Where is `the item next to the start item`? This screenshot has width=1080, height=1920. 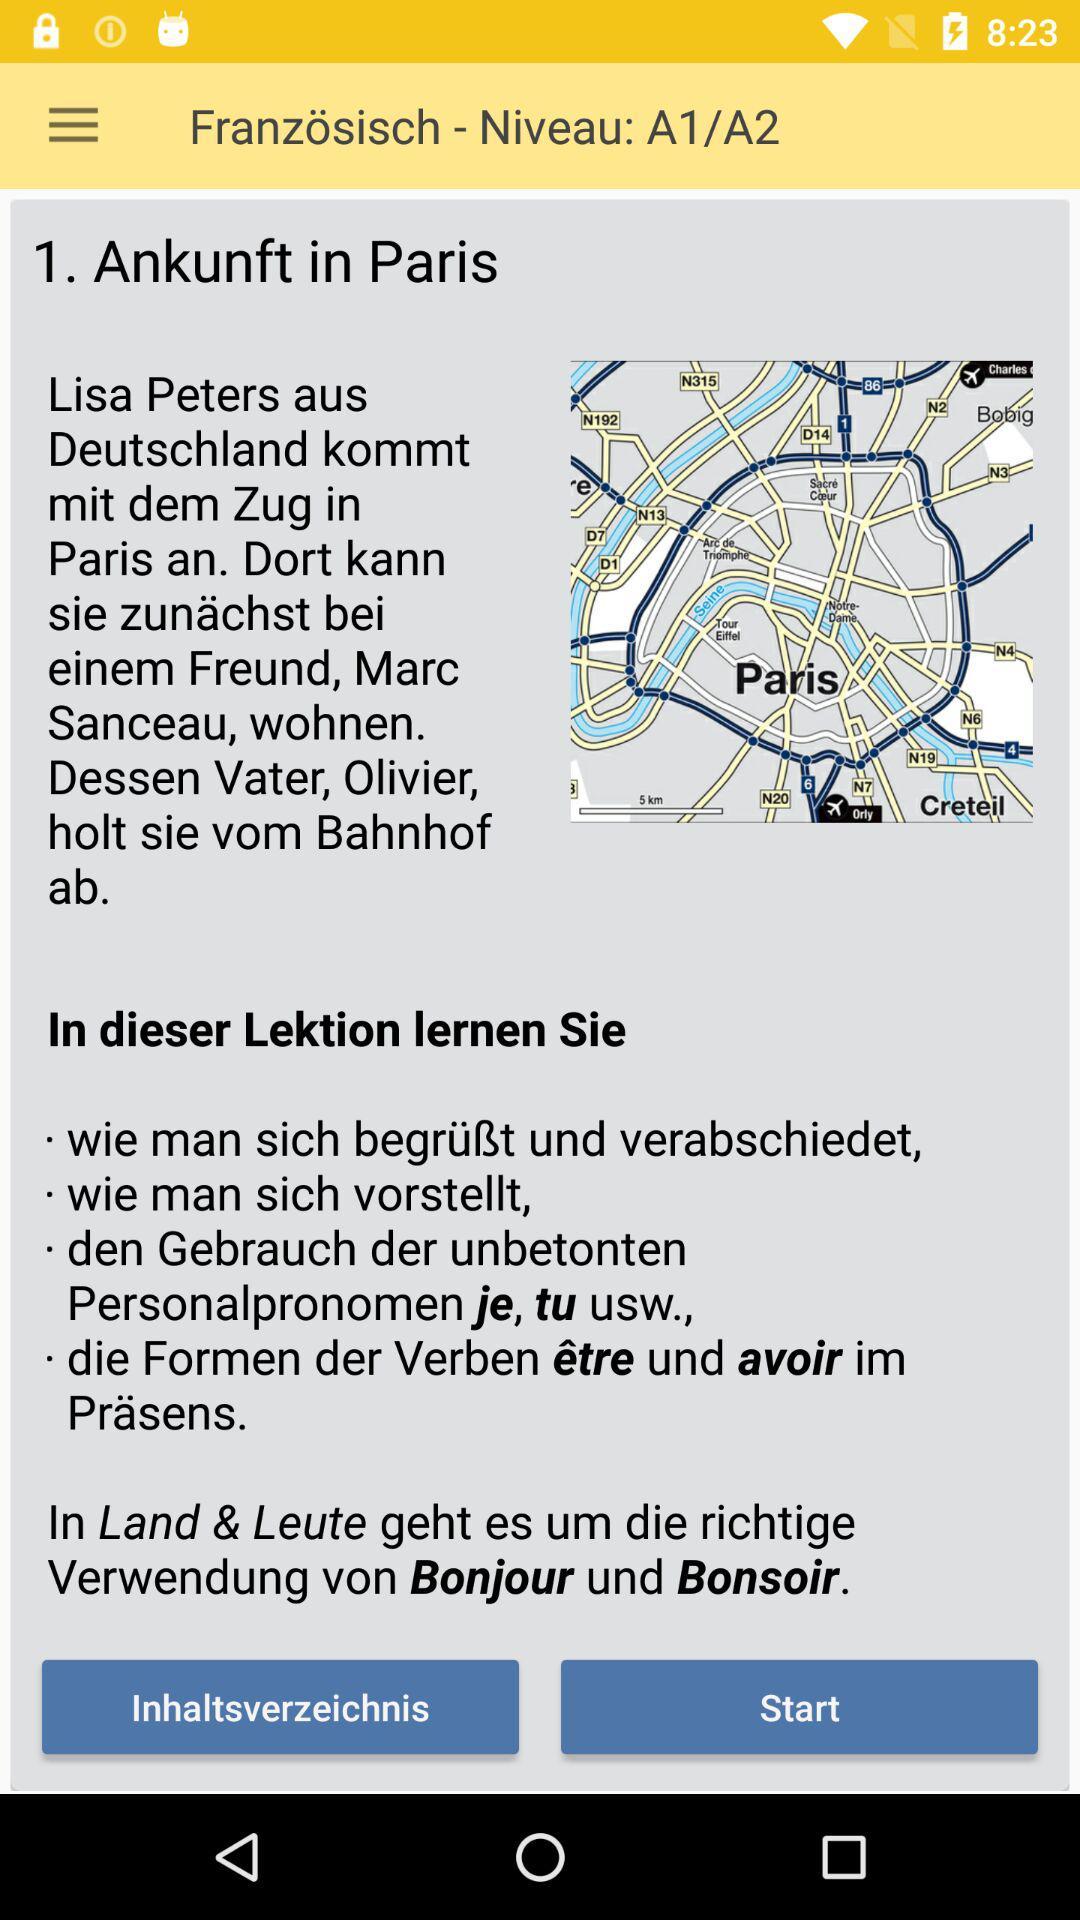
the item next to the start item is located at coordinates (280, 1706).